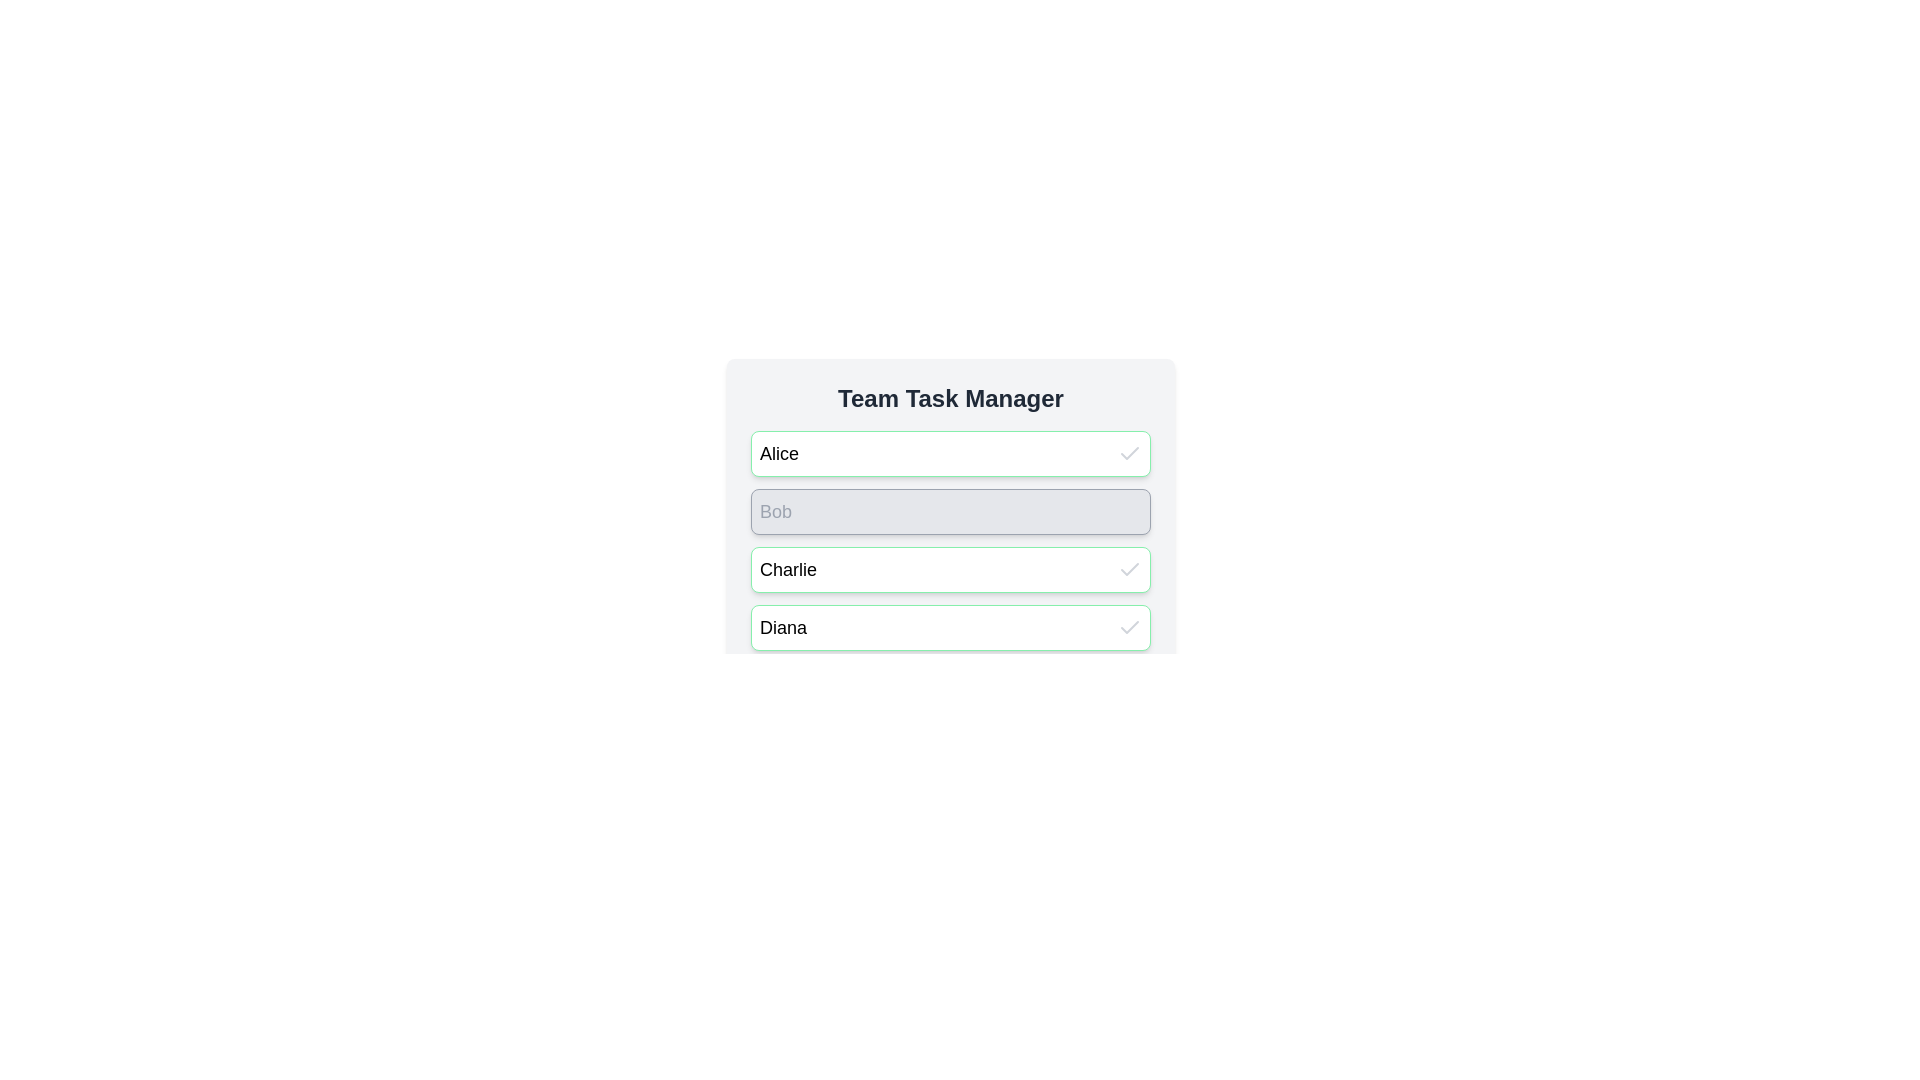 The image size is (1920, 1080). What do you see at coordinates (949, 515) in the screenshot?
I see `the List Item element labeled 'Bob' which is the second item in the Team Task Manager list` at bounding box center [949, 515].